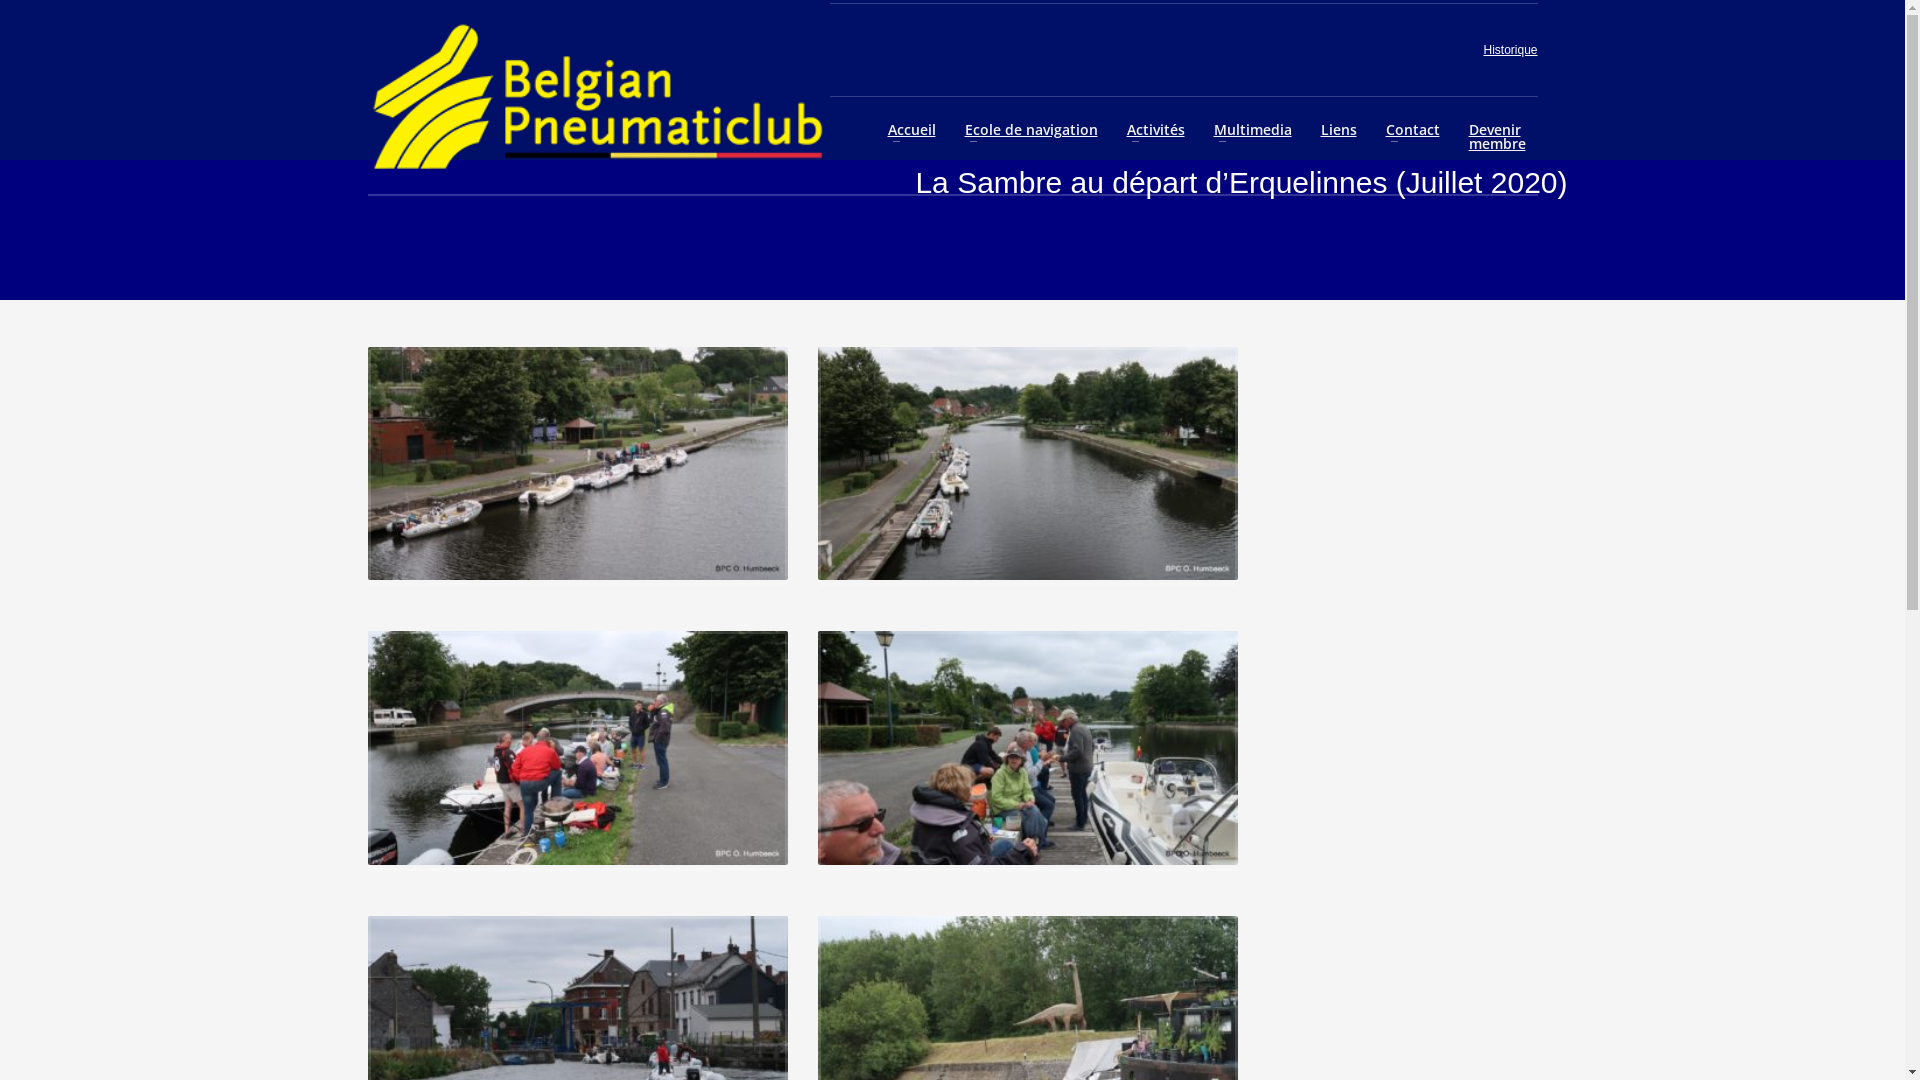 This screenshot has width=1920, height=1080. I want to click on 'Accueil', so click(911, 130).